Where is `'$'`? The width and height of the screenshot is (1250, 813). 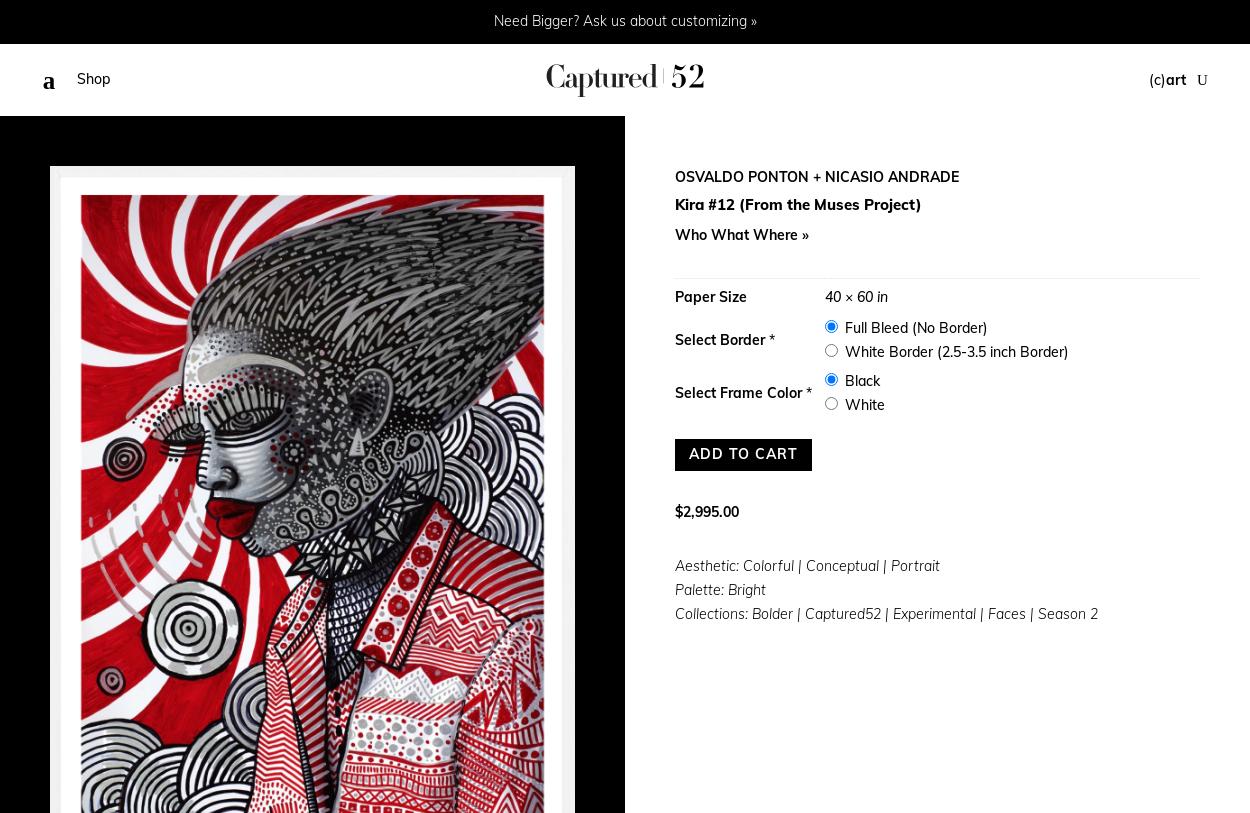
'$' is located at coordinates (679, 512).